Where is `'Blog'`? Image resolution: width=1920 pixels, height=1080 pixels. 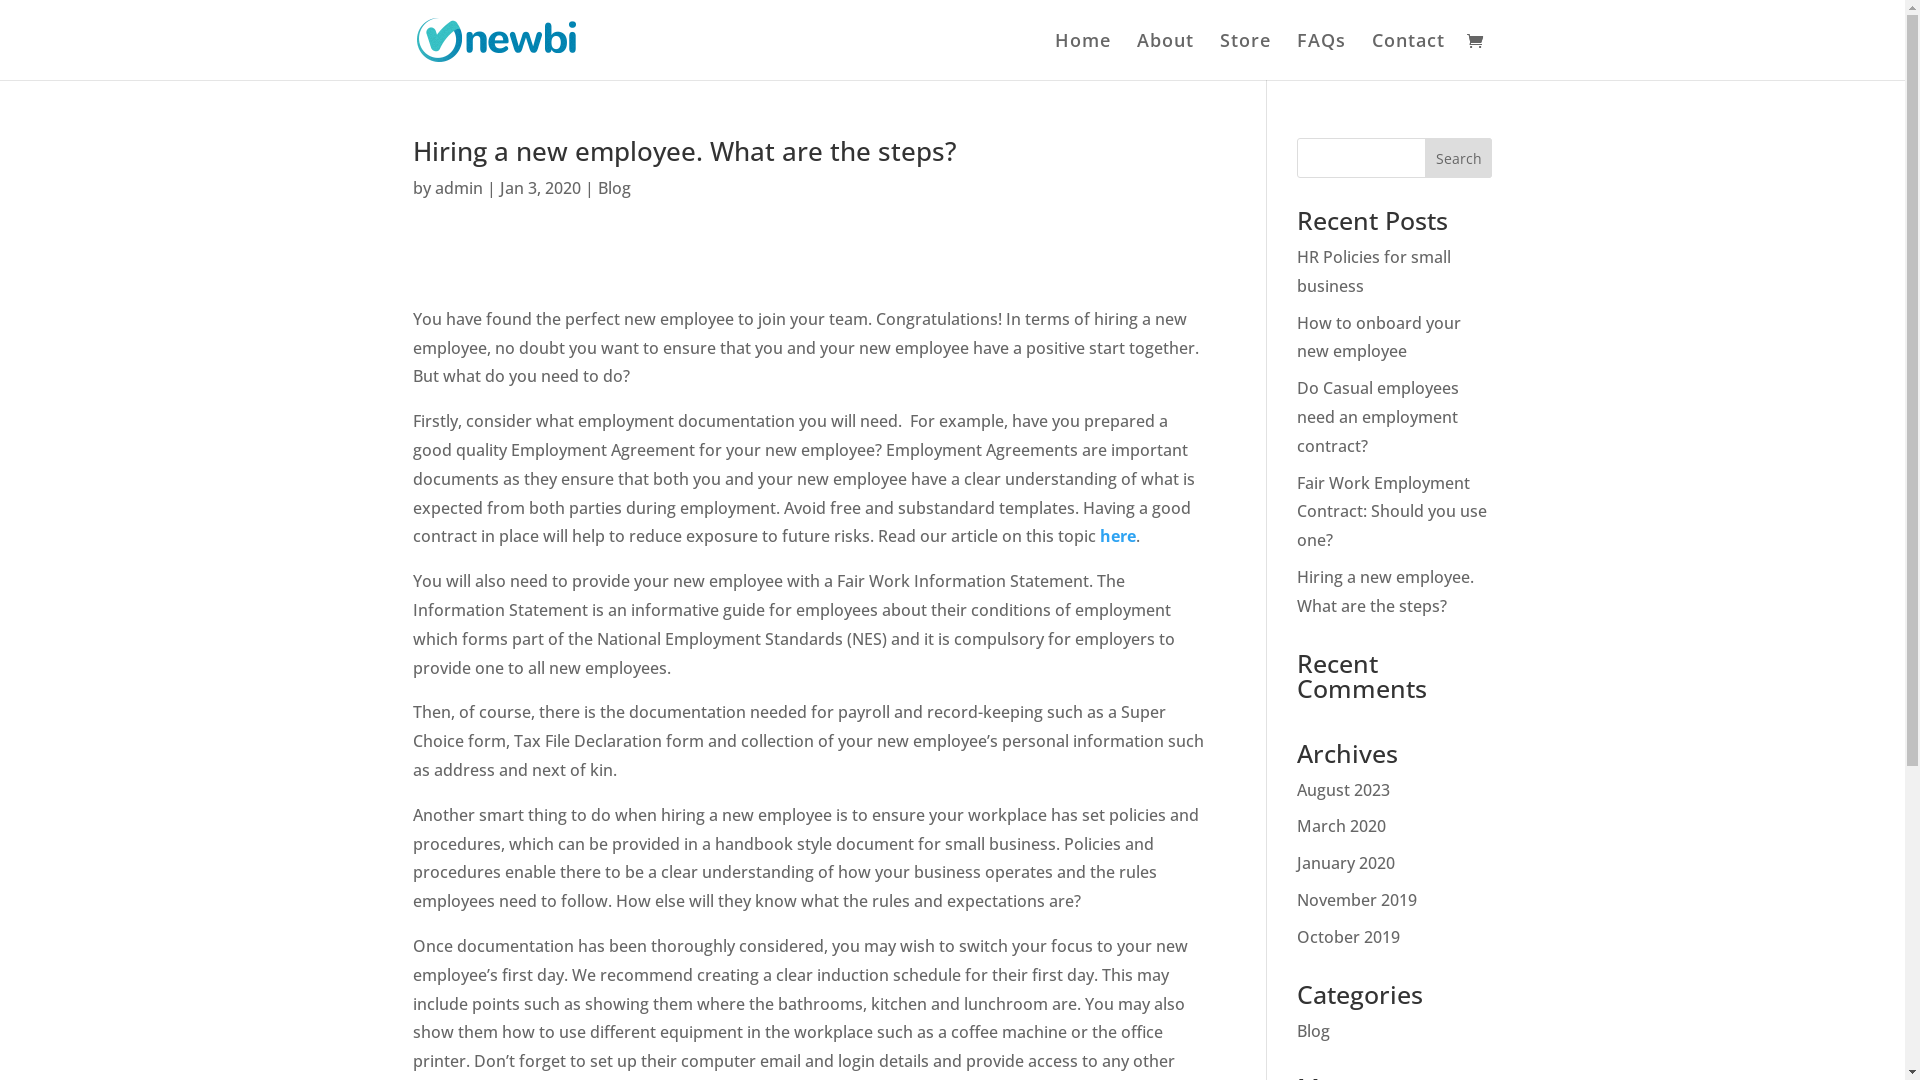
'Blog' is located at coordinates (613, 188).